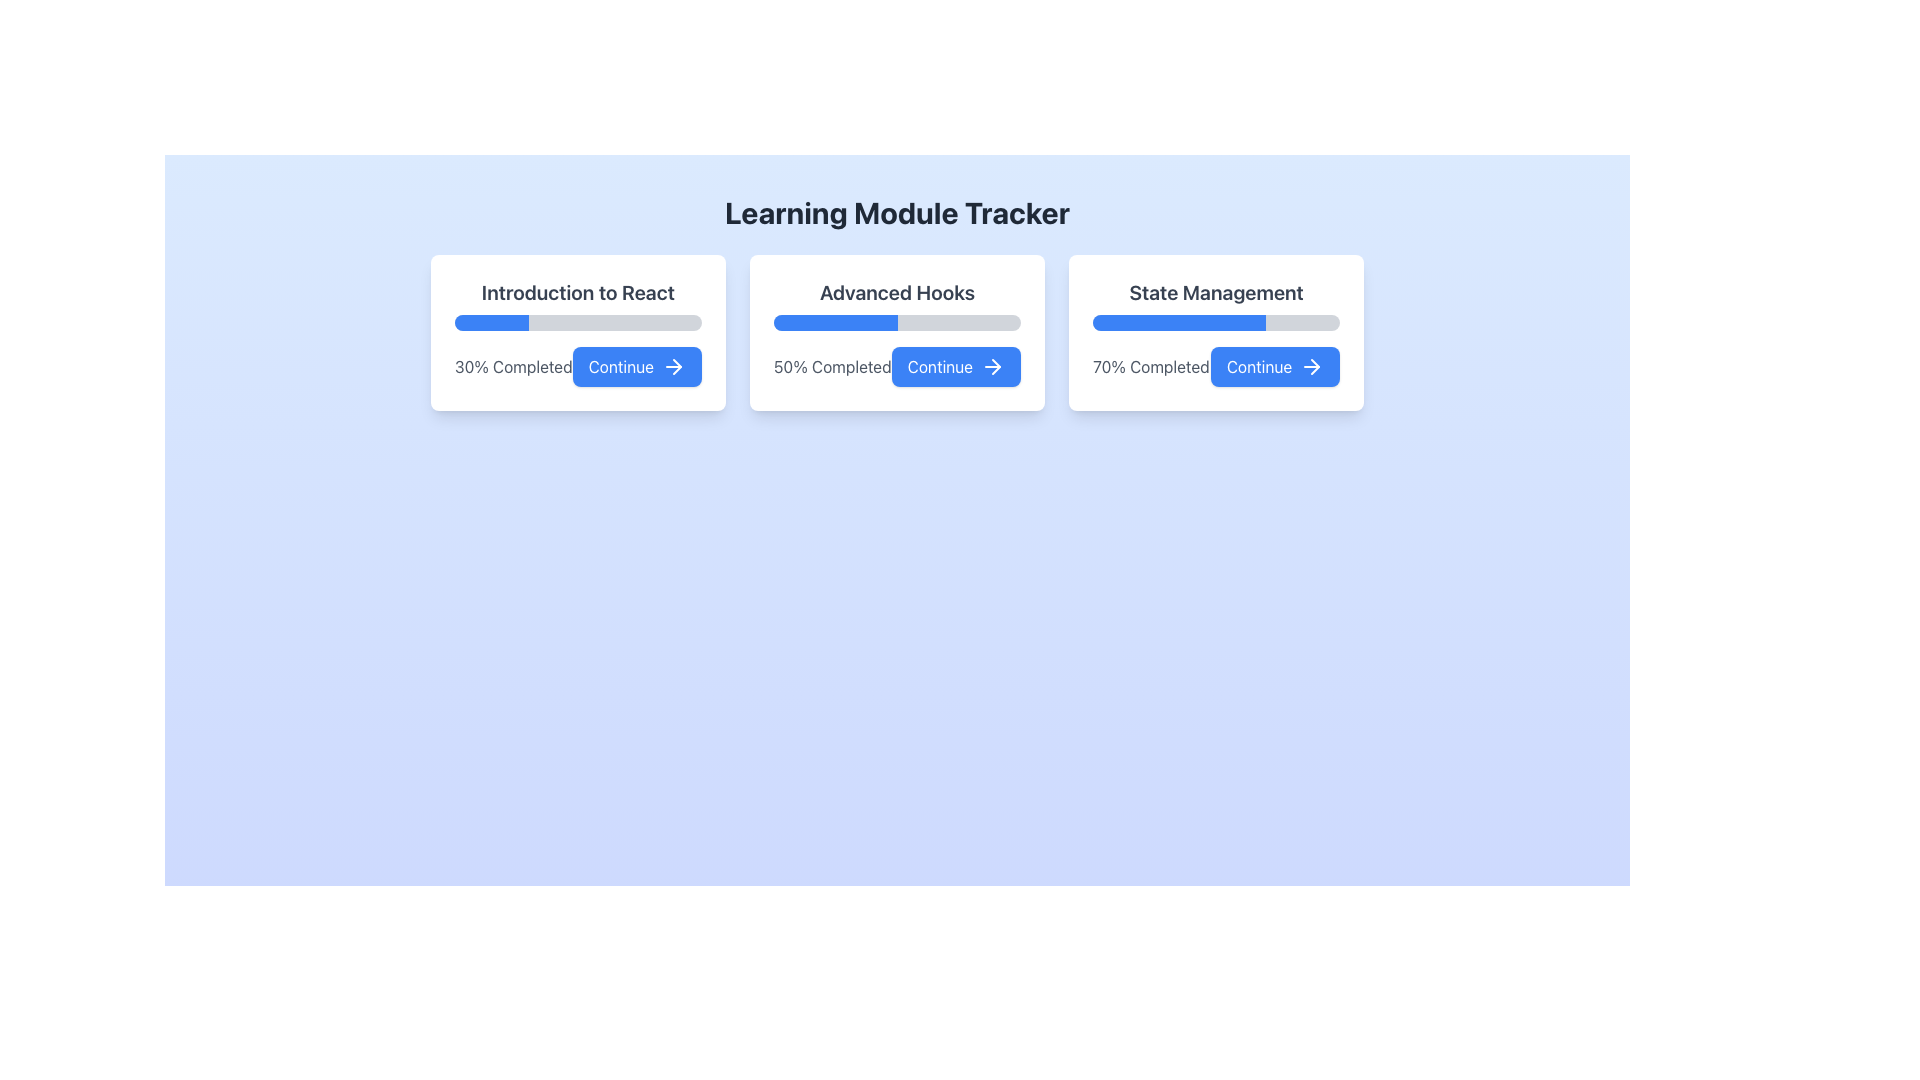 Image resolution: width=1920 pixels, height=1080 pixels. I want to click on the informational label indicating the percentage of completion for the course module, located to the left of the 'Continue' button and beneath the visual progress bar, so click(513, 366).